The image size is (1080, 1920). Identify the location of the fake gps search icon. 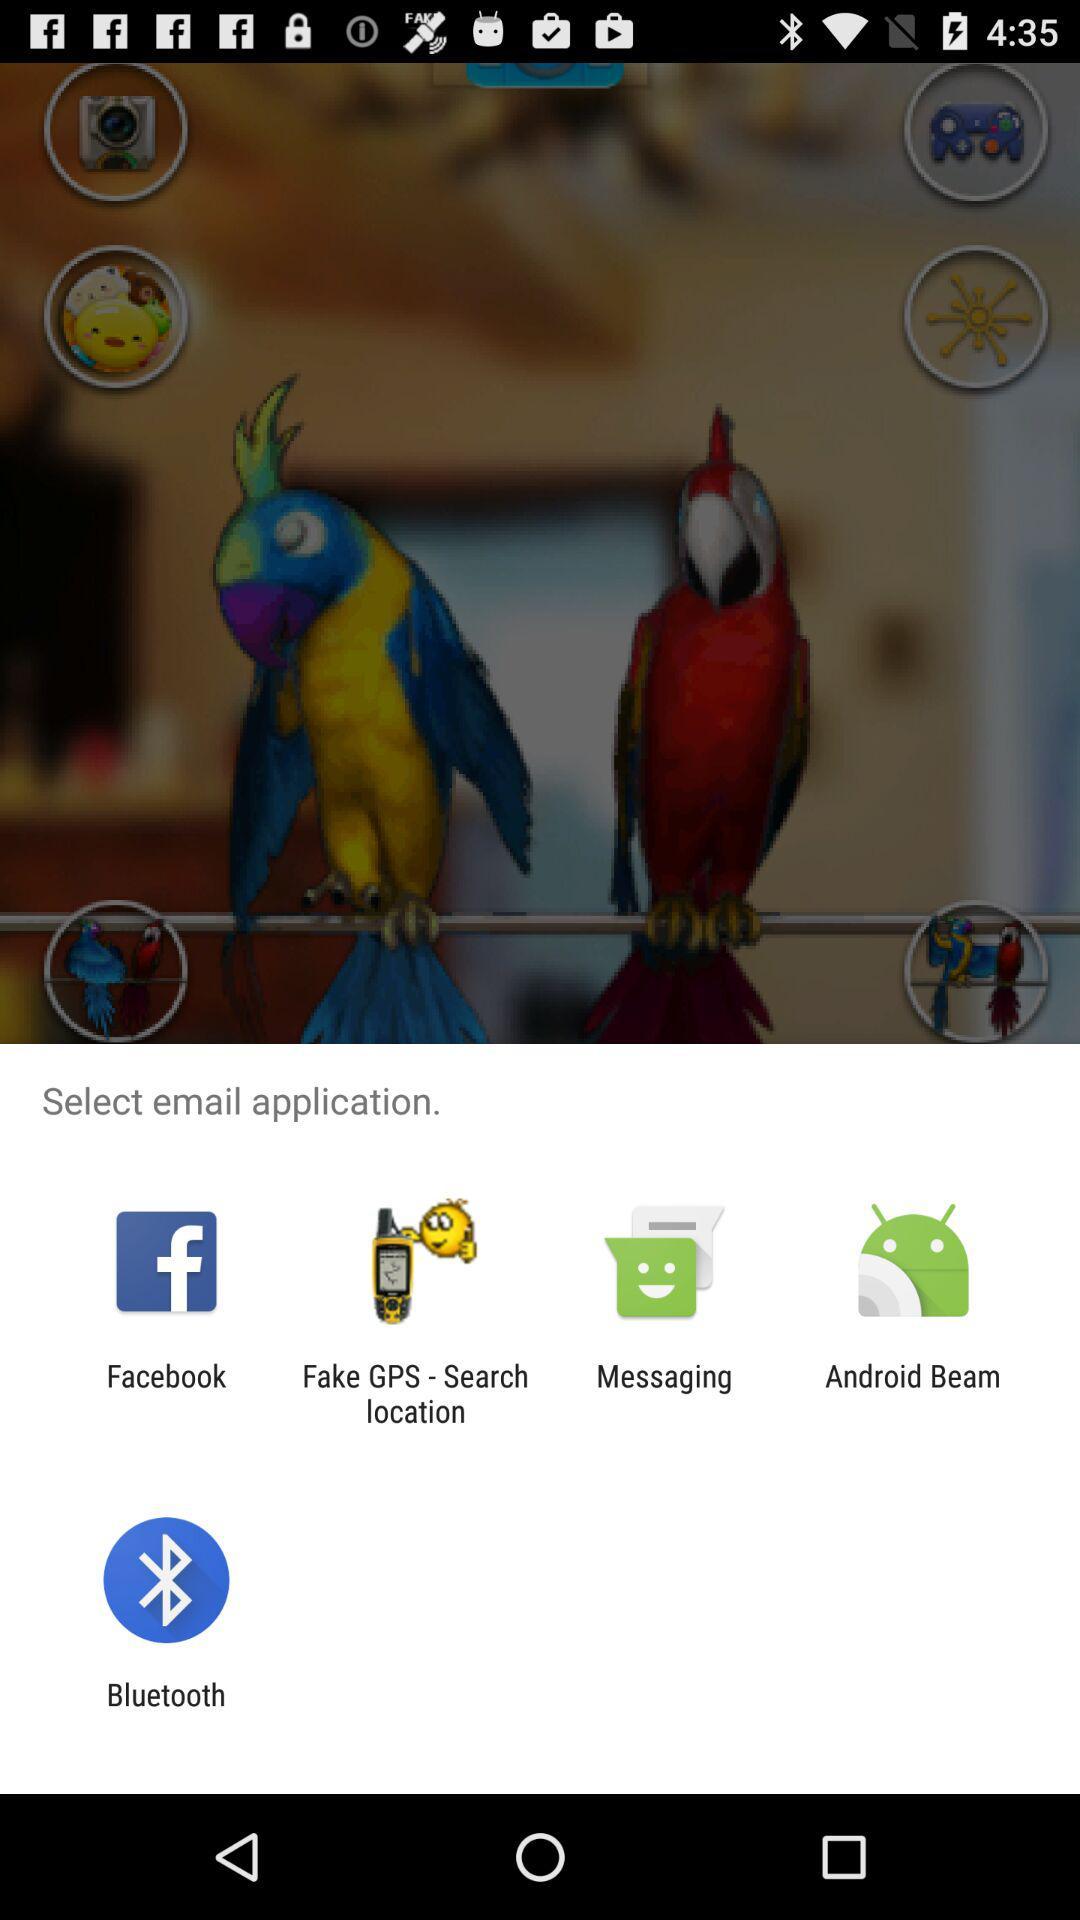
(414, 1392).